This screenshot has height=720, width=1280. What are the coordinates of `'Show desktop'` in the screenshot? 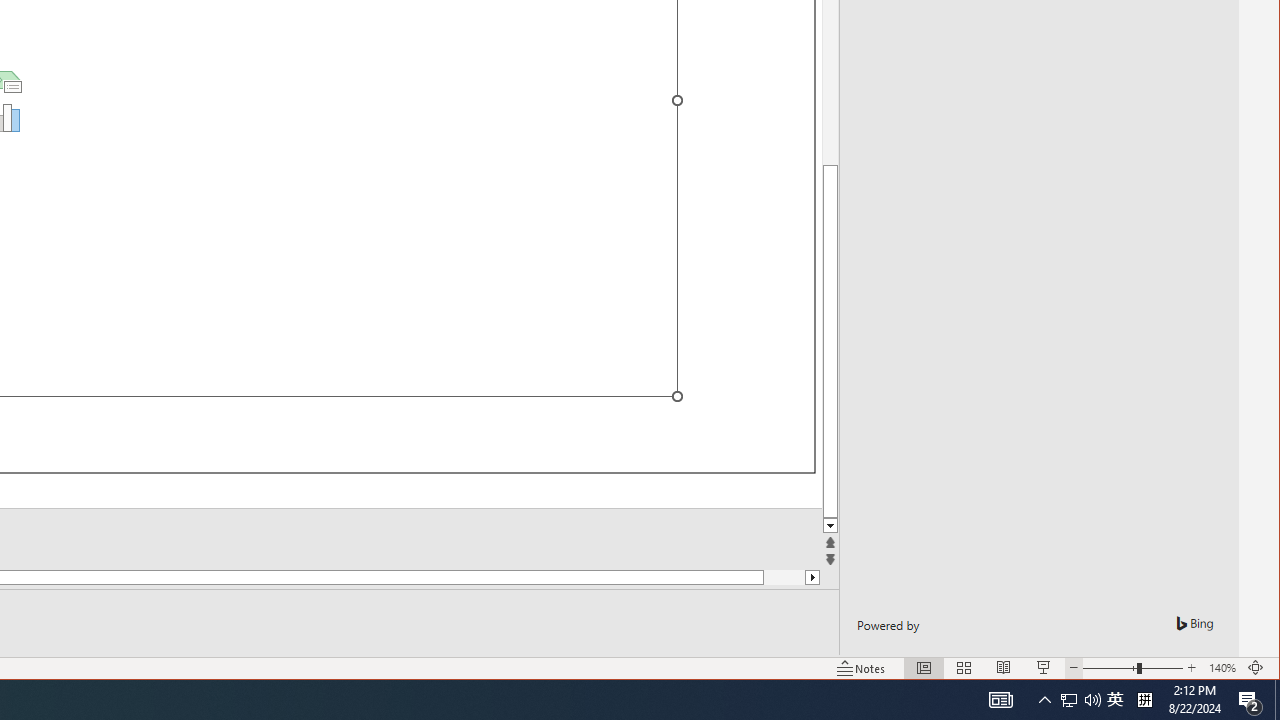 It's located at (1276, 698).